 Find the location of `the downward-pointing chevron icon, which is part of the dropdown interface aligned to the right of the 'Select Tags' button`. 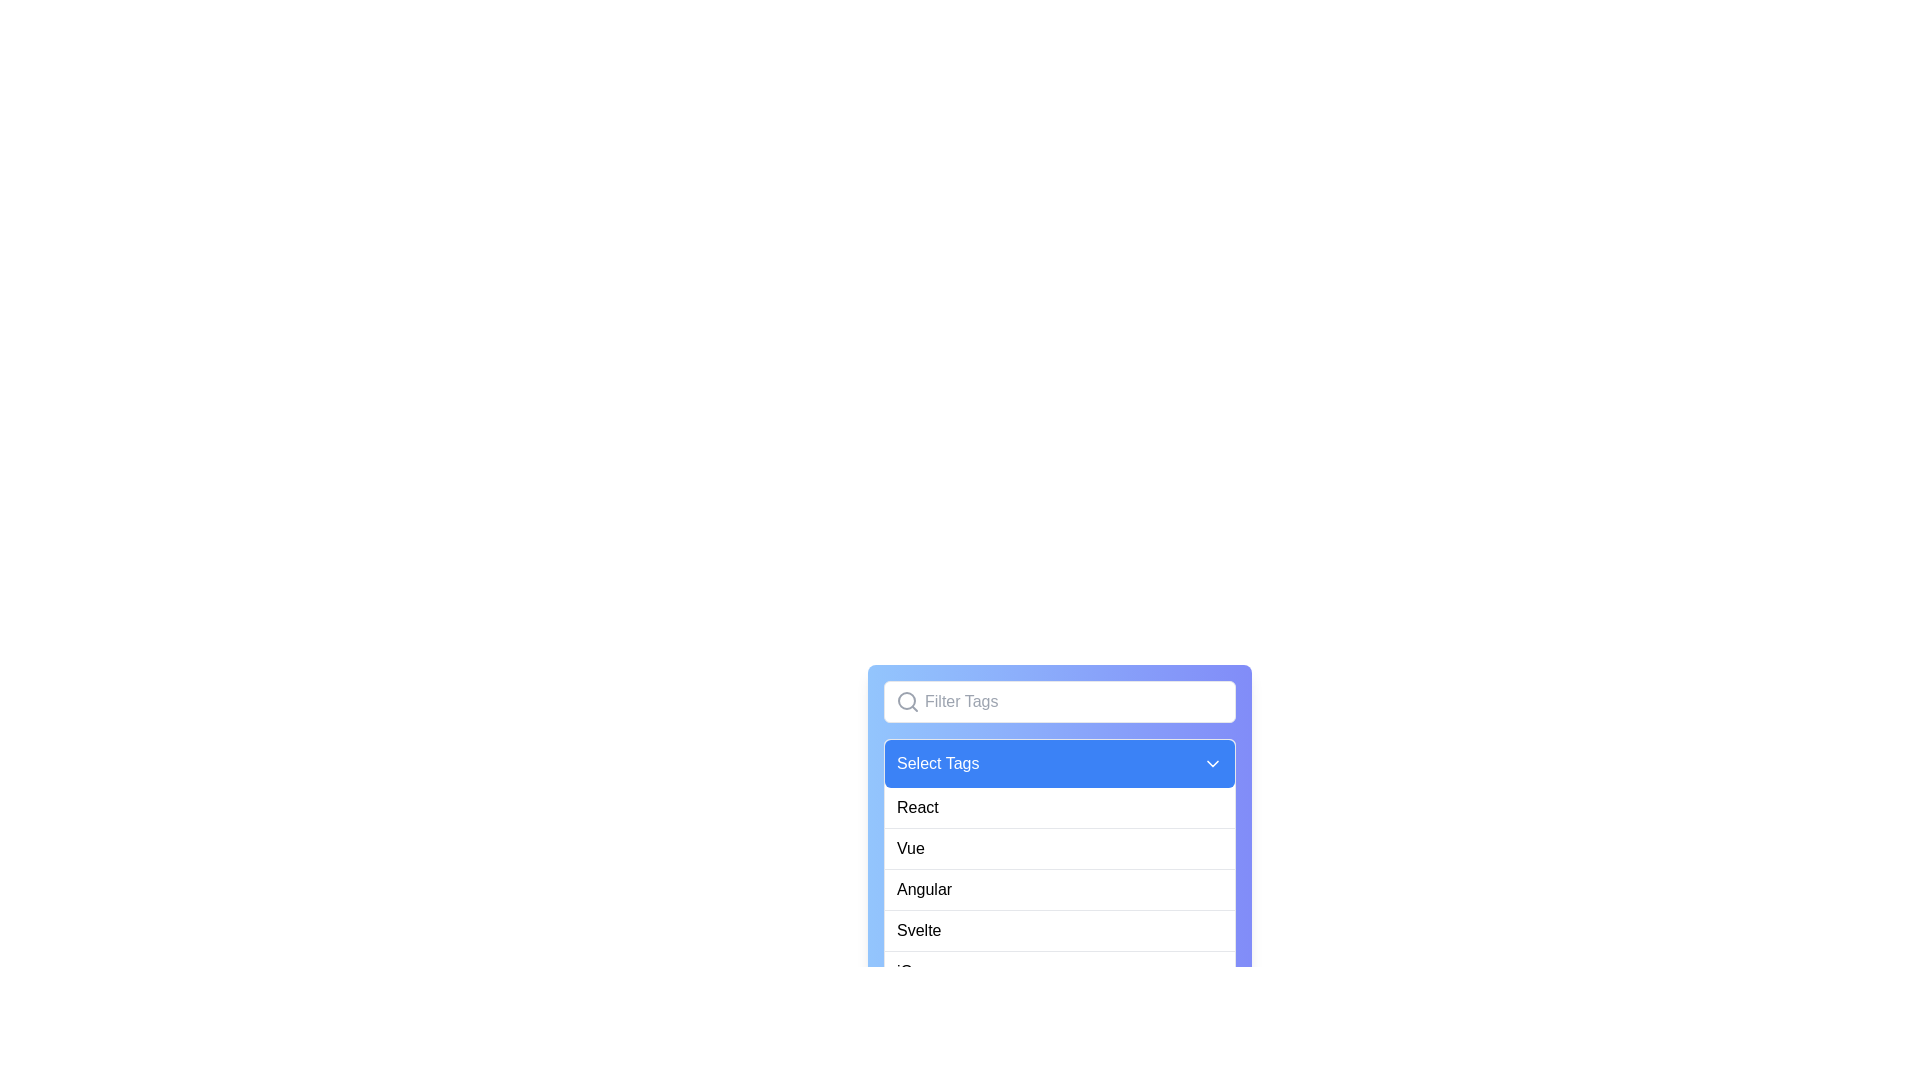

the downward-pointing chevron icon, which is part of the dropdown interface aligned to the right of the 'Select Tags' button is located at coordinates (1212, 763).